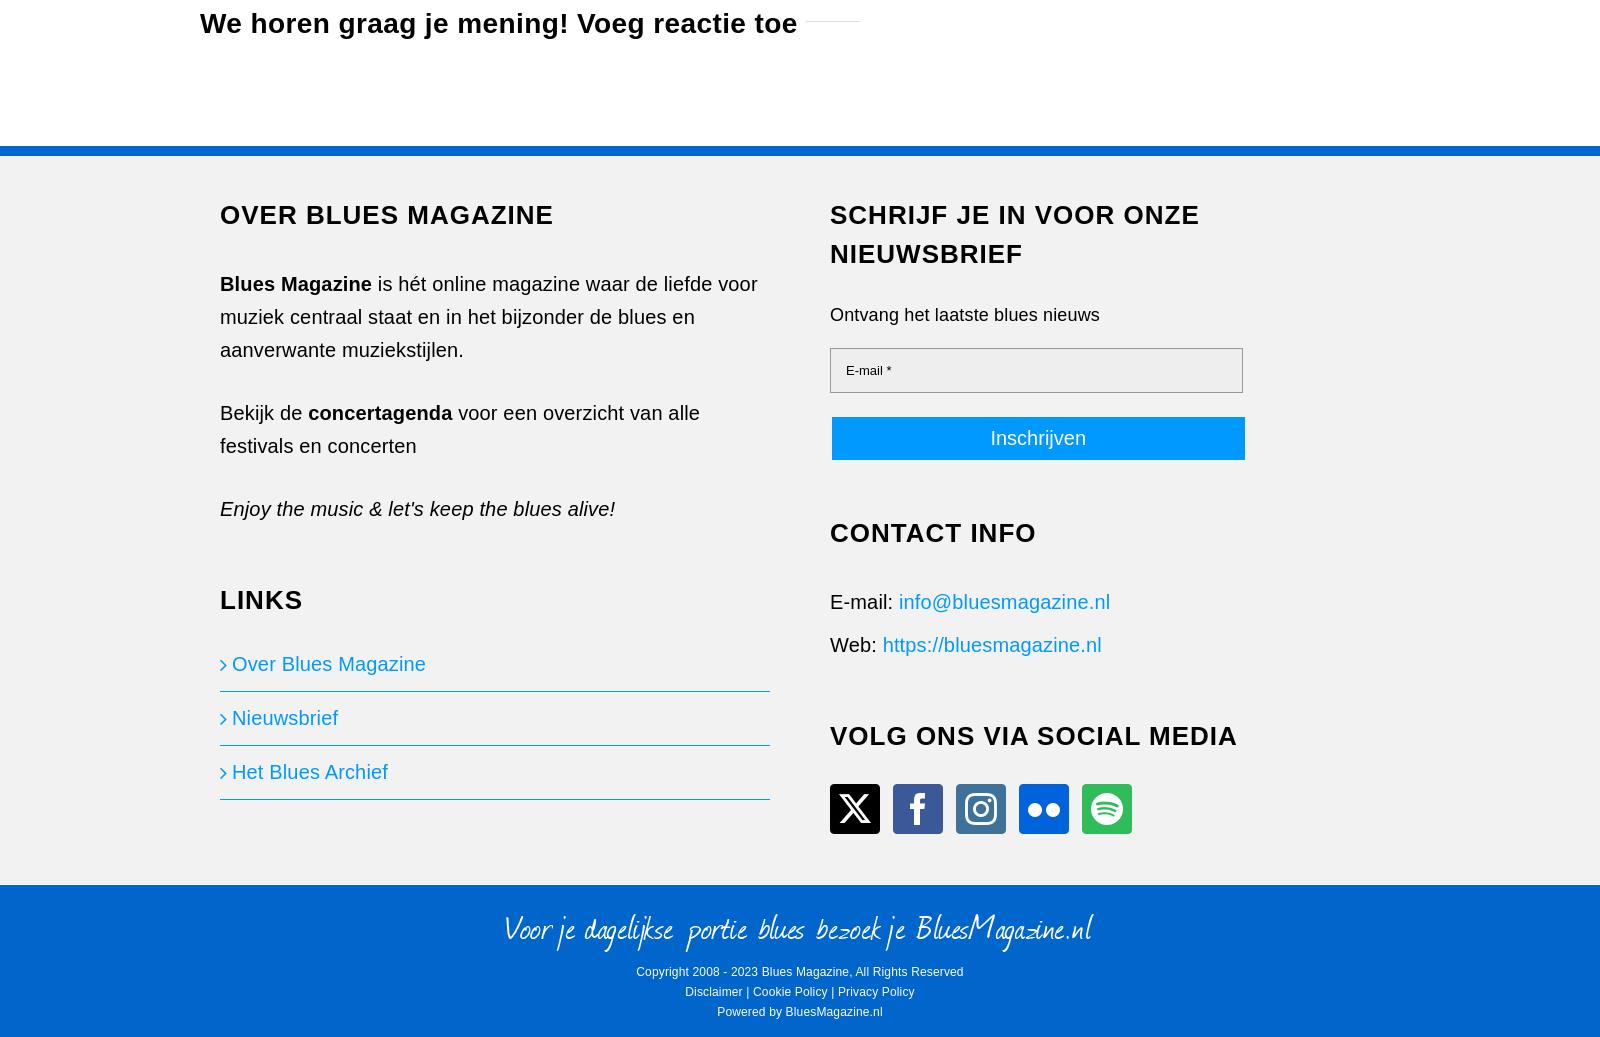 The image size is (1600, 1037). Describe the element at coordinates (963, 314) in the screenshot. I see `'Ontvang het laatste blues nieuws'` at that location.